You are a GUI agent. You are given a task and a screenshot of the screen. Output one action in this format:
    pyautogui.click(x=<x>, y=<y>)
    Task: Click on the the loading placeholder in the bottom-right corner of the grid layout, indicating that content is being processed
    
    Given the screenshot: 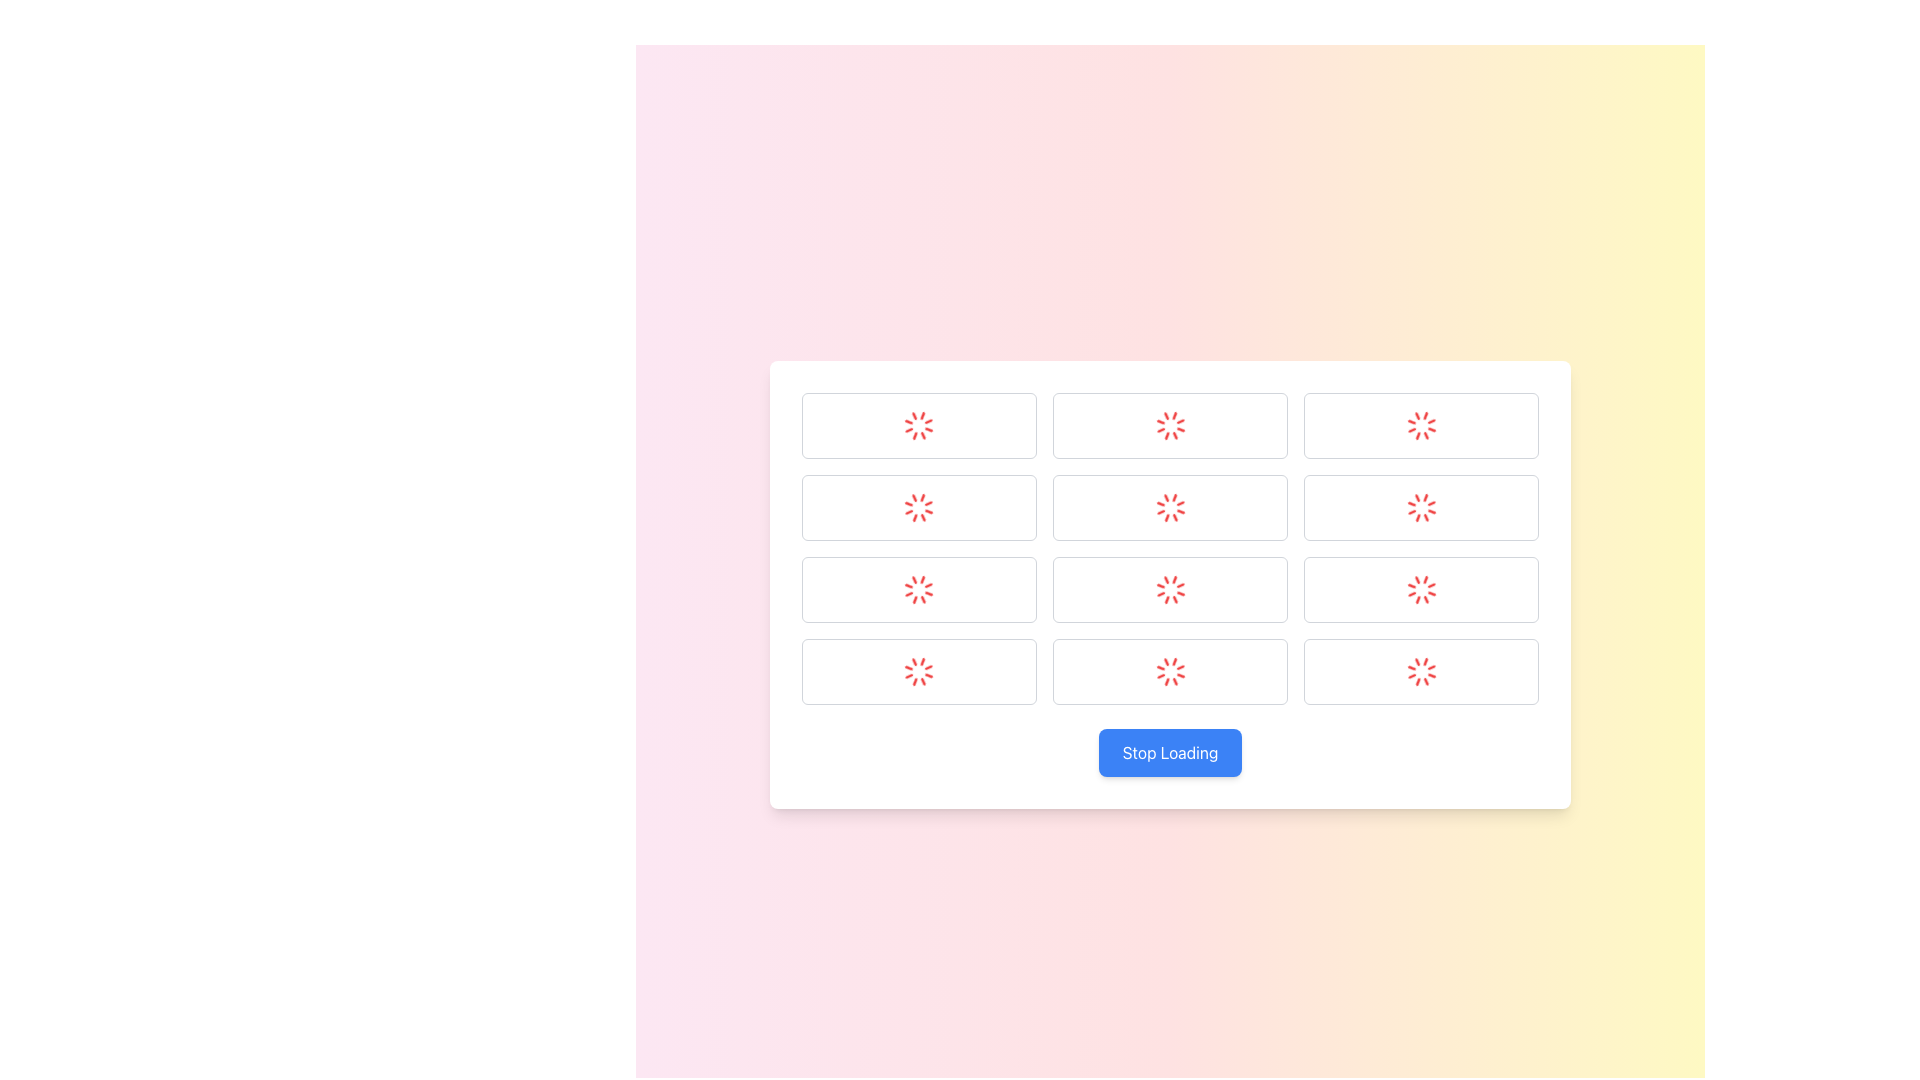 What is the action you would take?
    pyautogui.click(x=1420, y=671)
    